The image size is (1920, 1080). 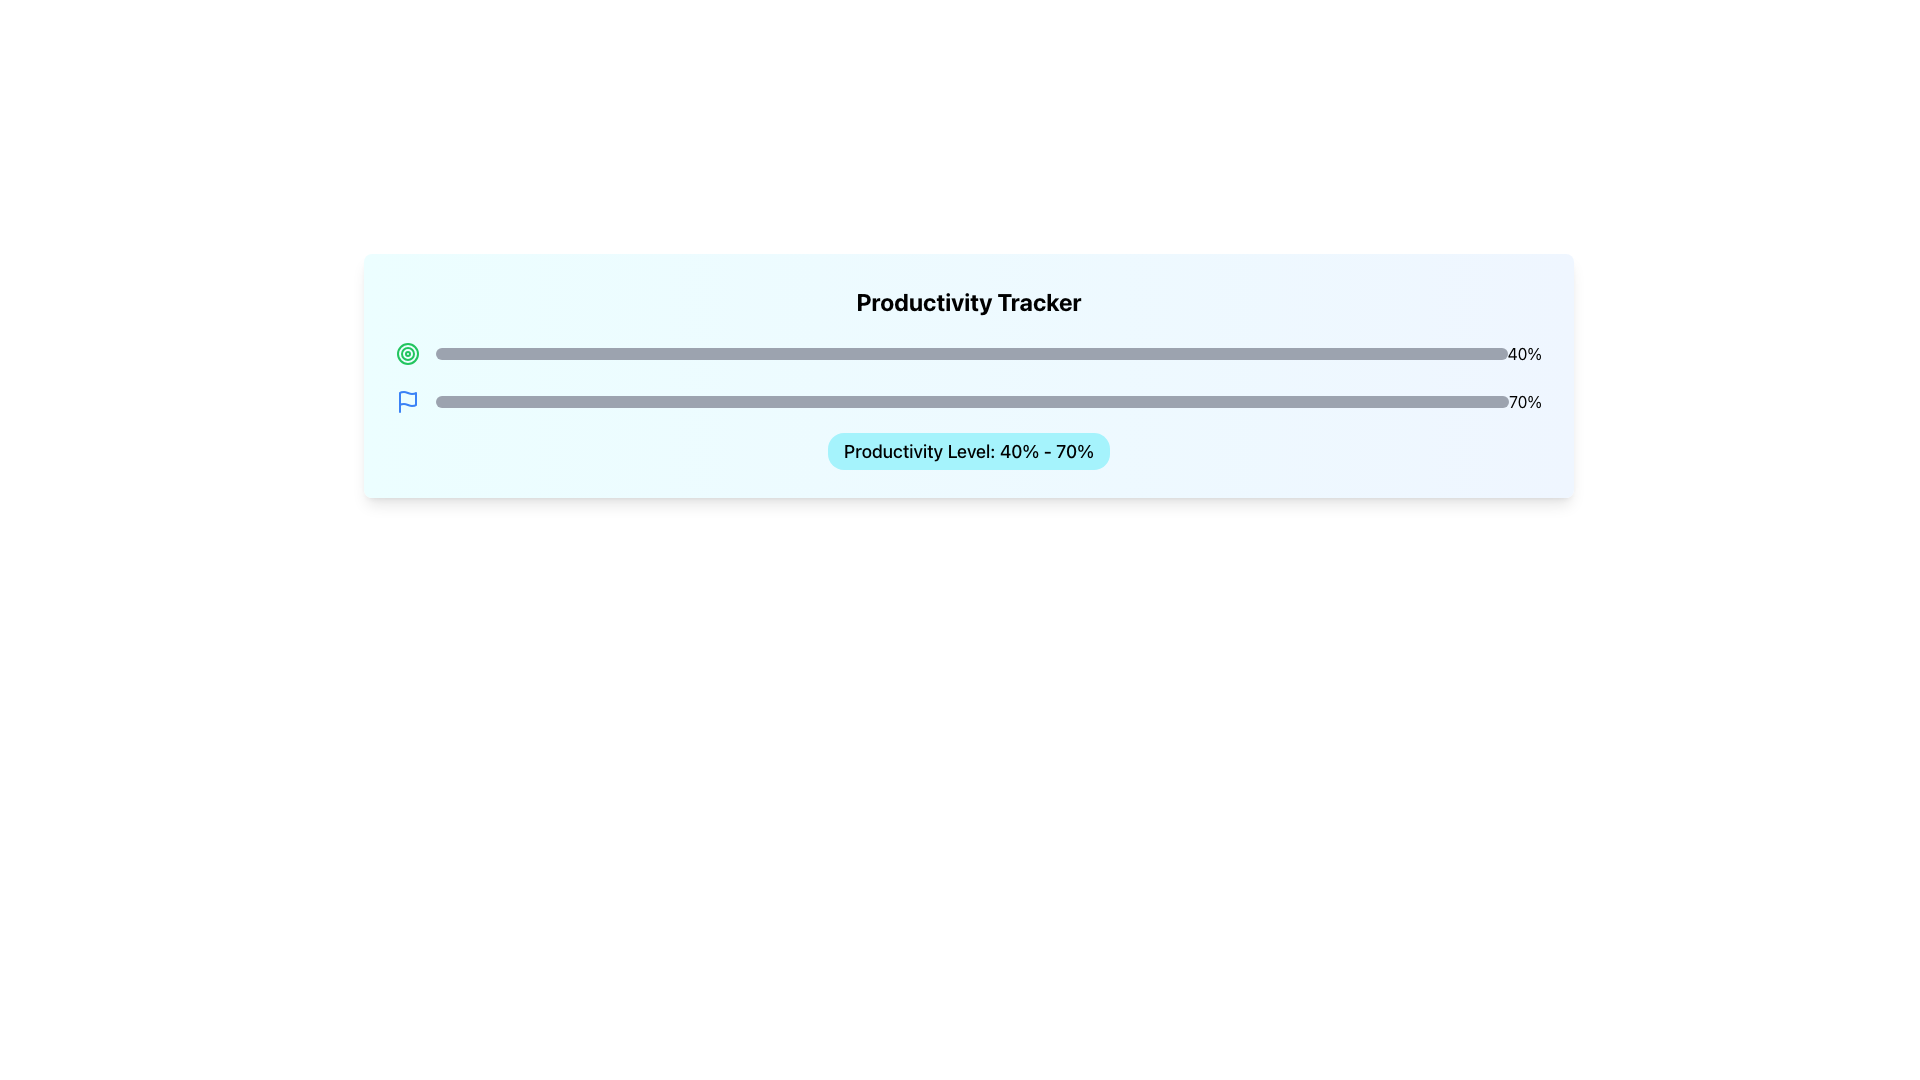 I want to click on the progress value, so click(x=949, y=401).